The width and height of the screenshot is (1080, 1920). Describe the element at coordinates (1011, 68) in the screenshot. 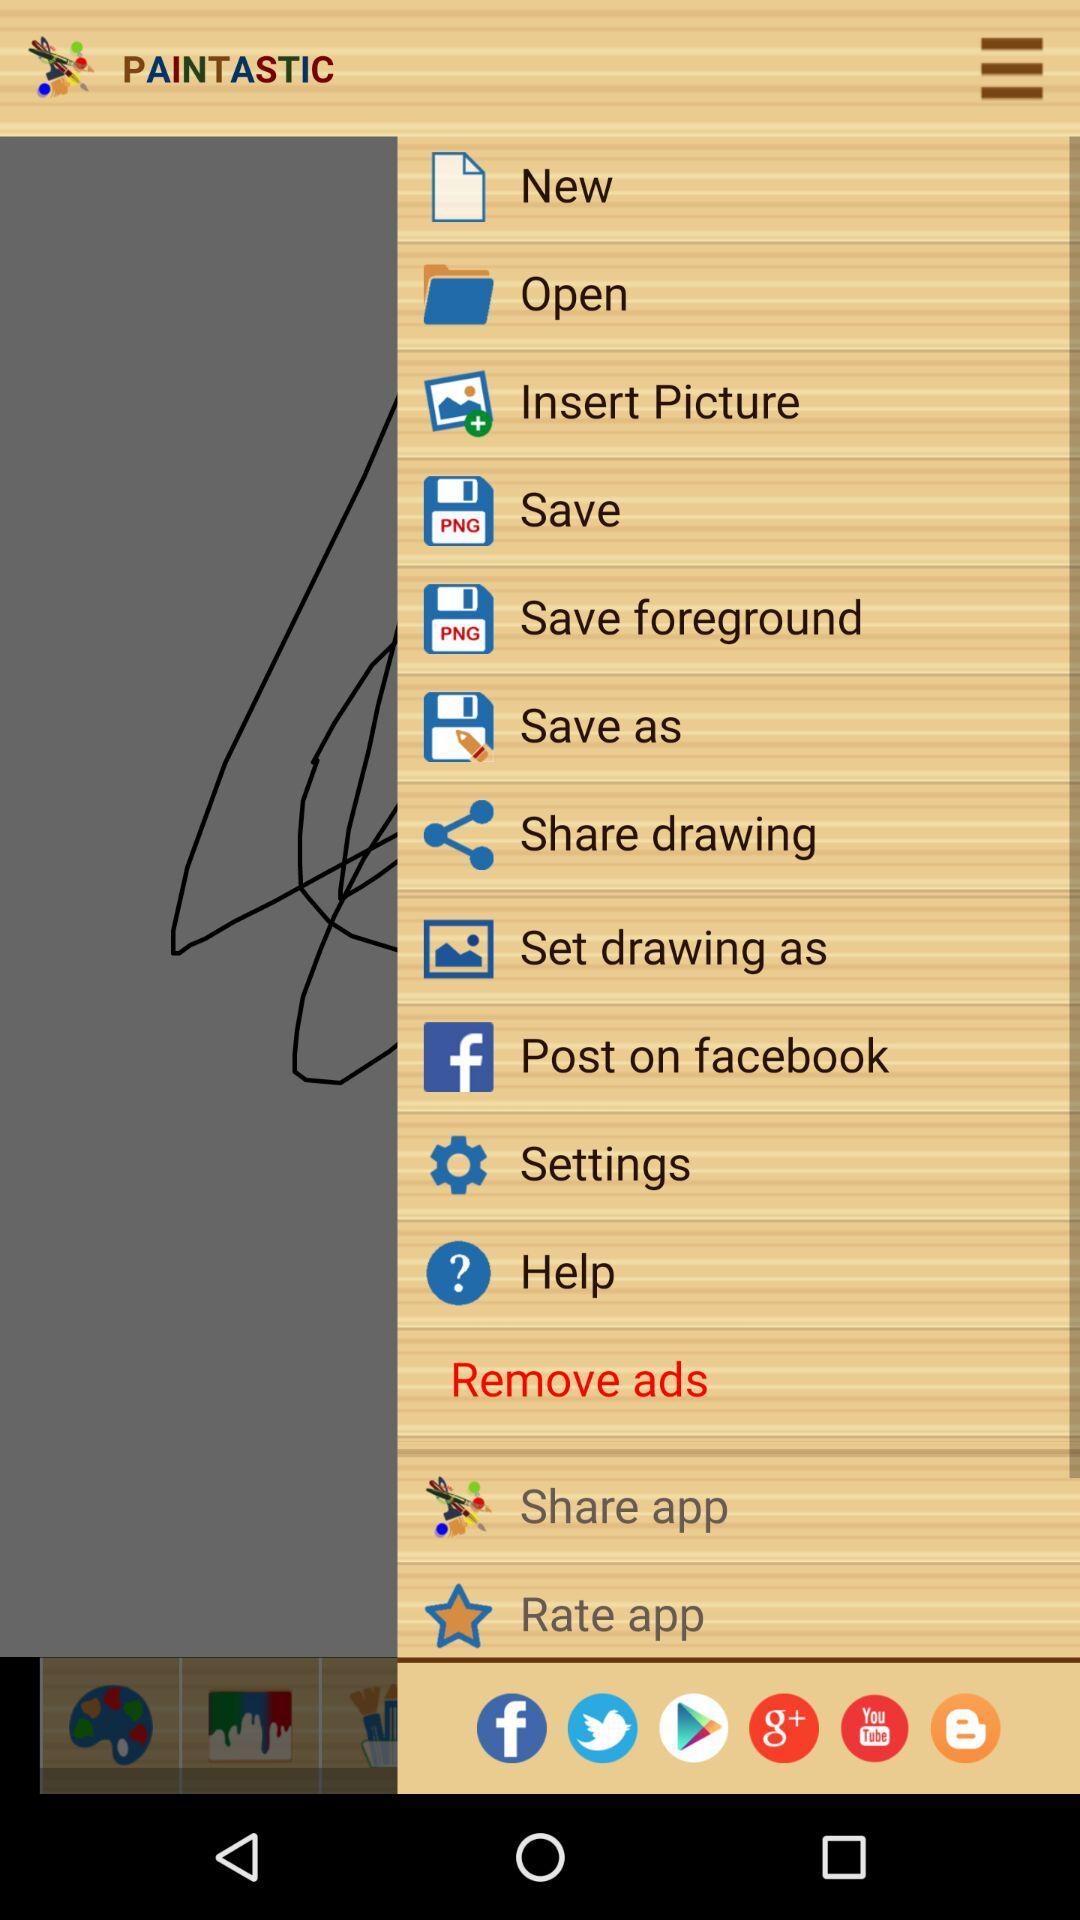

I see `the menu icon` at that location.